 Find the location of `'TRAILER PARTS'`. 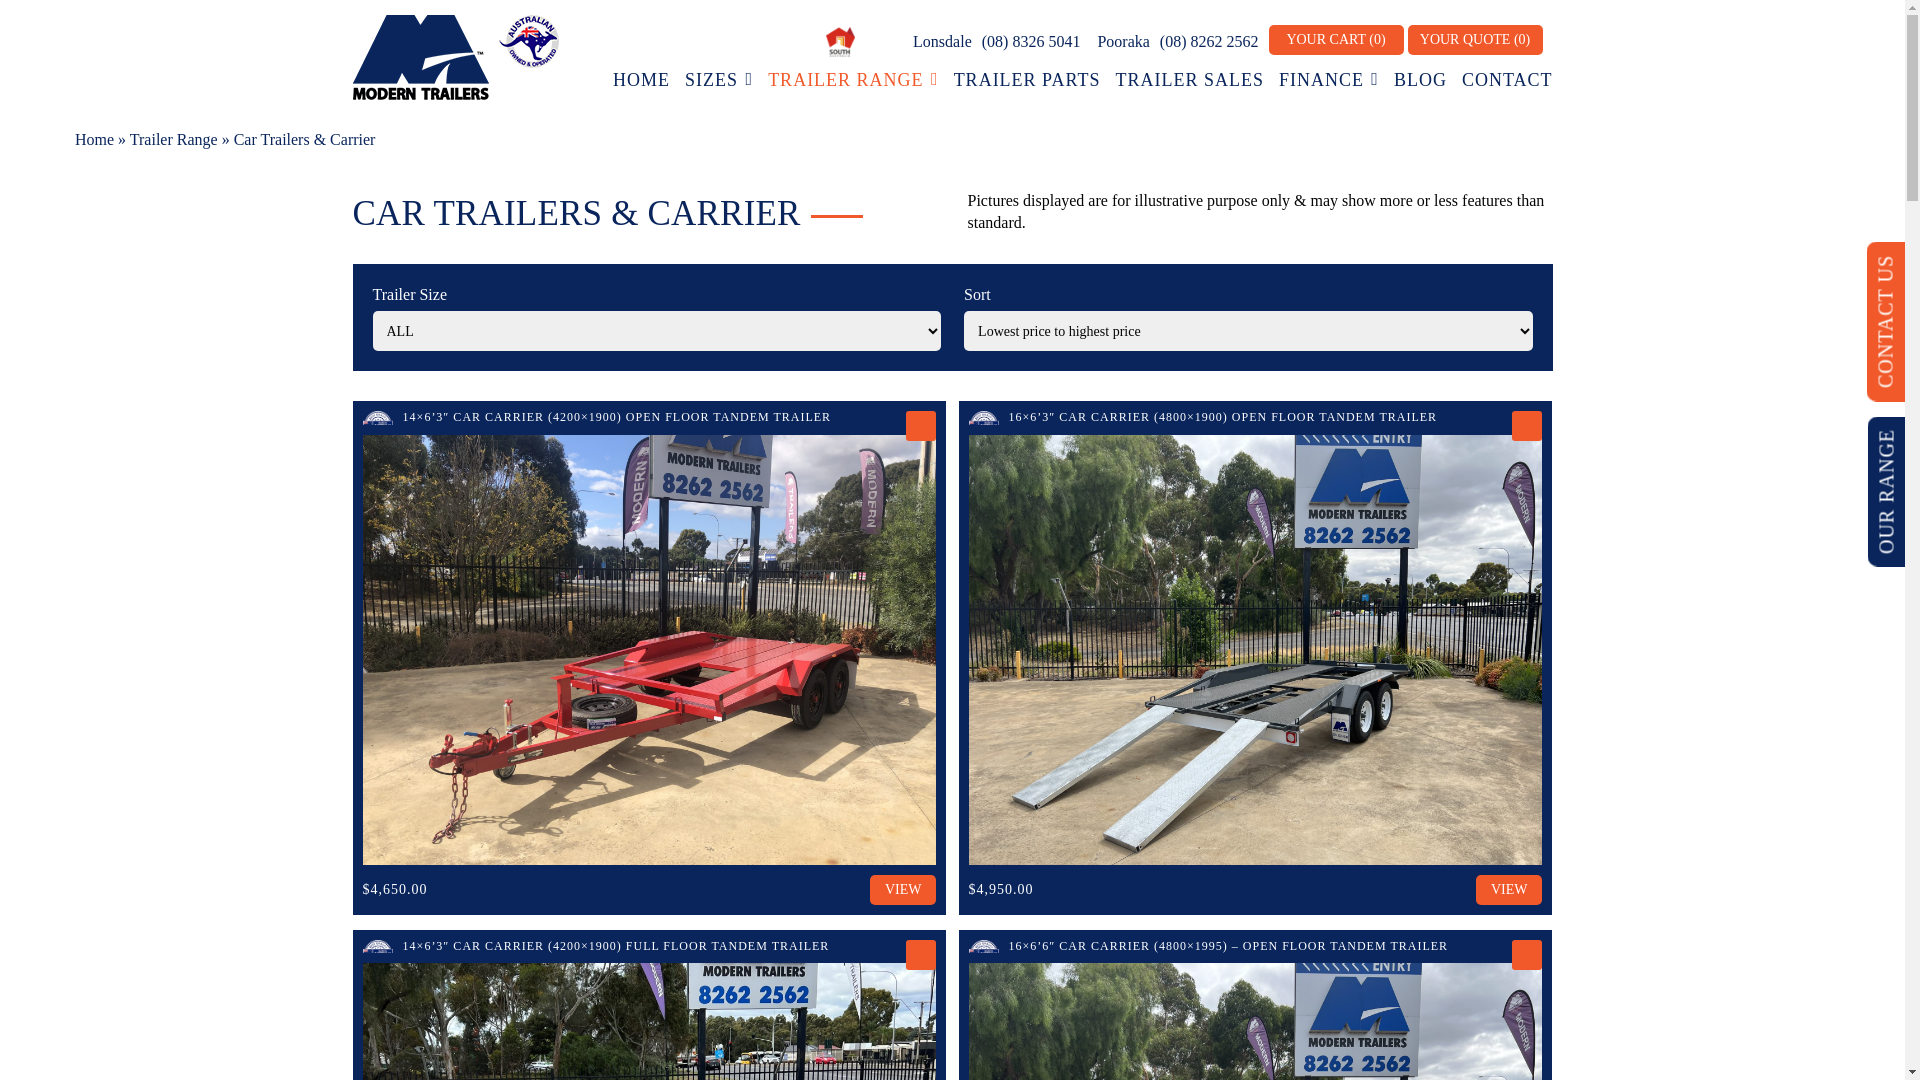

'TRAILER PARTS' is located at coordinates (1027, 79).